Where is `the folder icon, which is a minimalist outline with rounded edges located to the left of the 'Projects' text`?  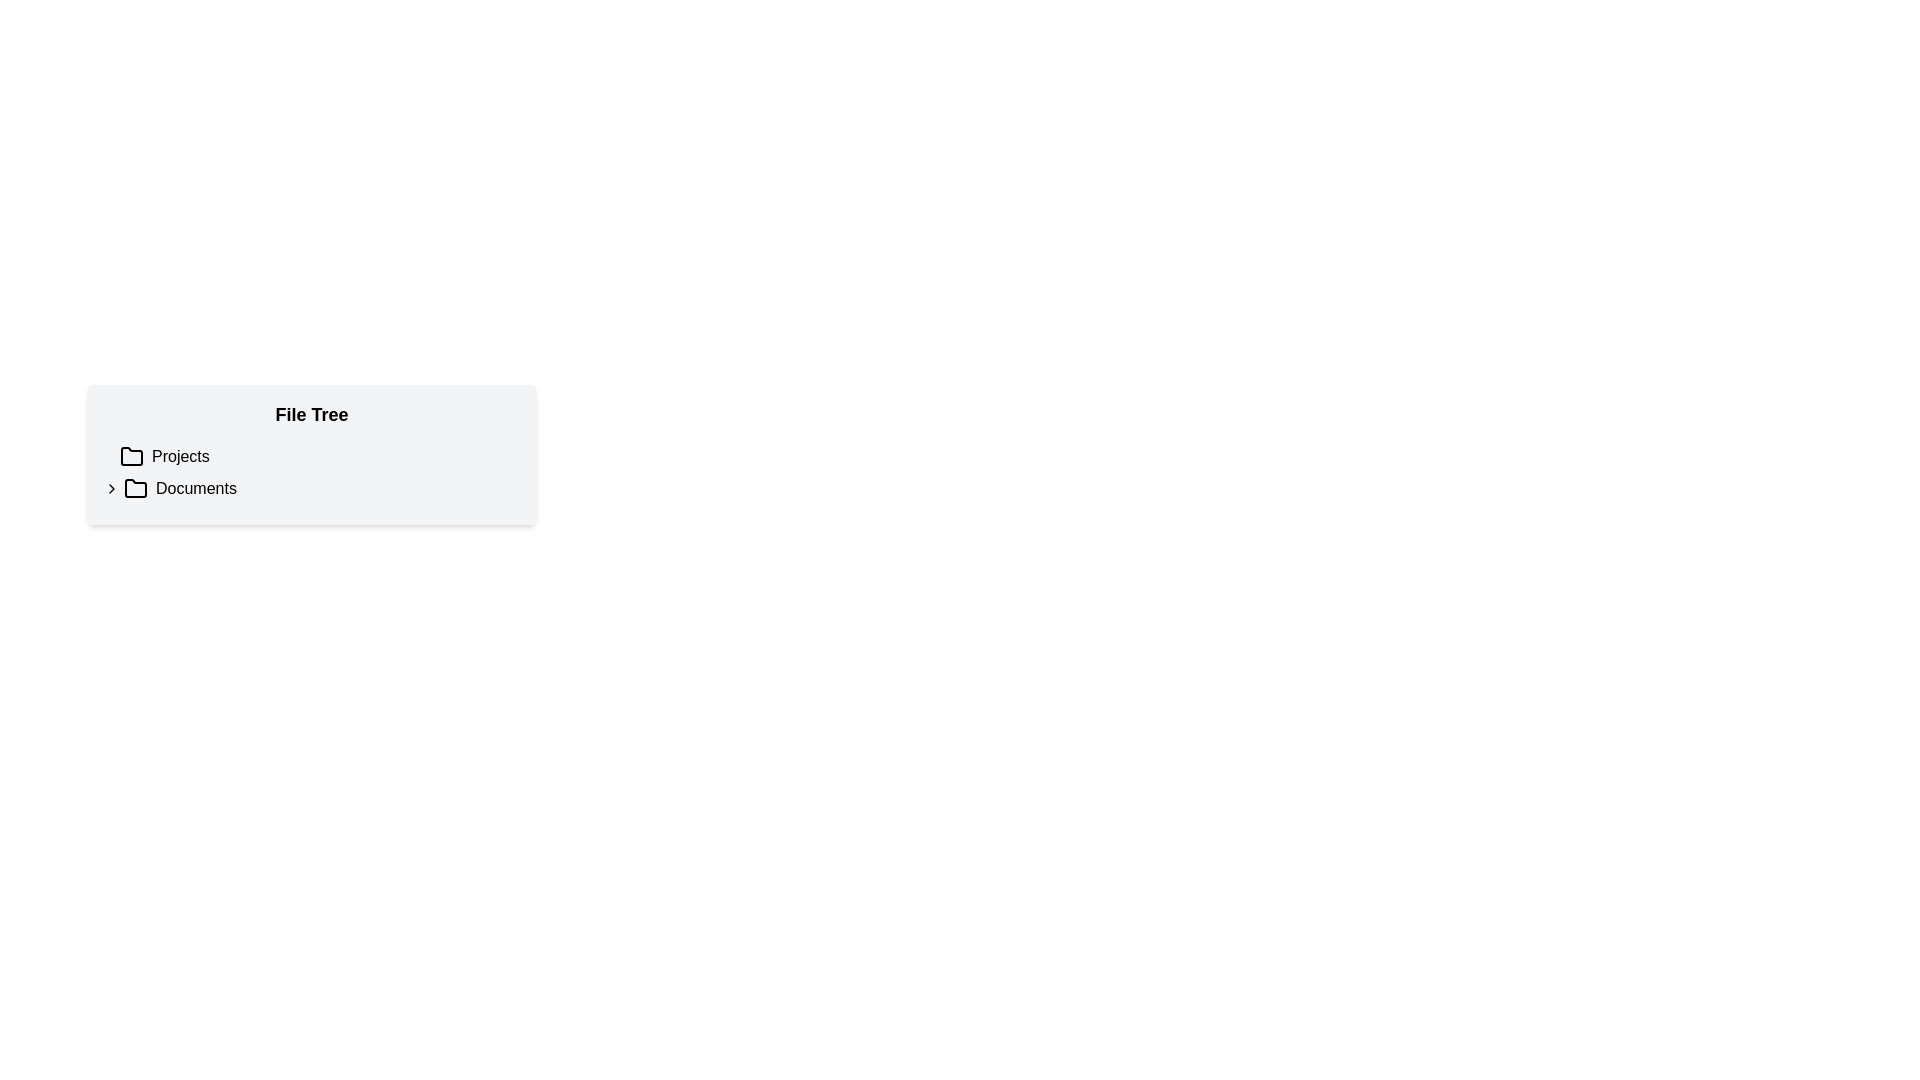 the folder icon, which is a minimalist outline with rounded edges located to the left of the 'Projects' text is located at coordinates (131, 456).